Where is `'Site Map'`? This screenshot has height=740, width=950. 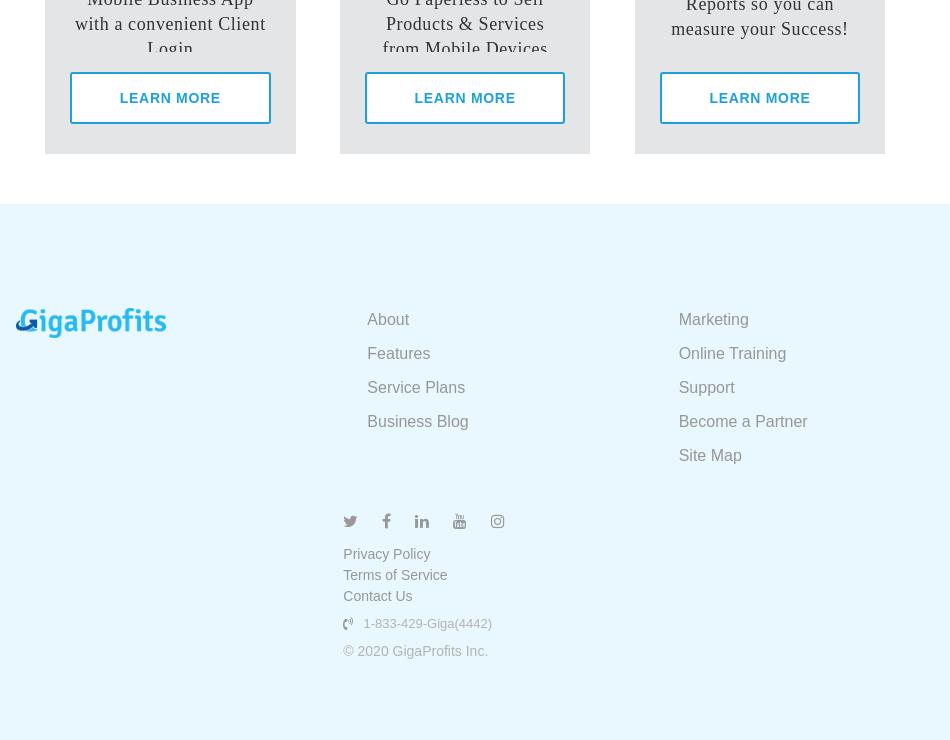
'Site Map' is located at coordinates (709, 454).